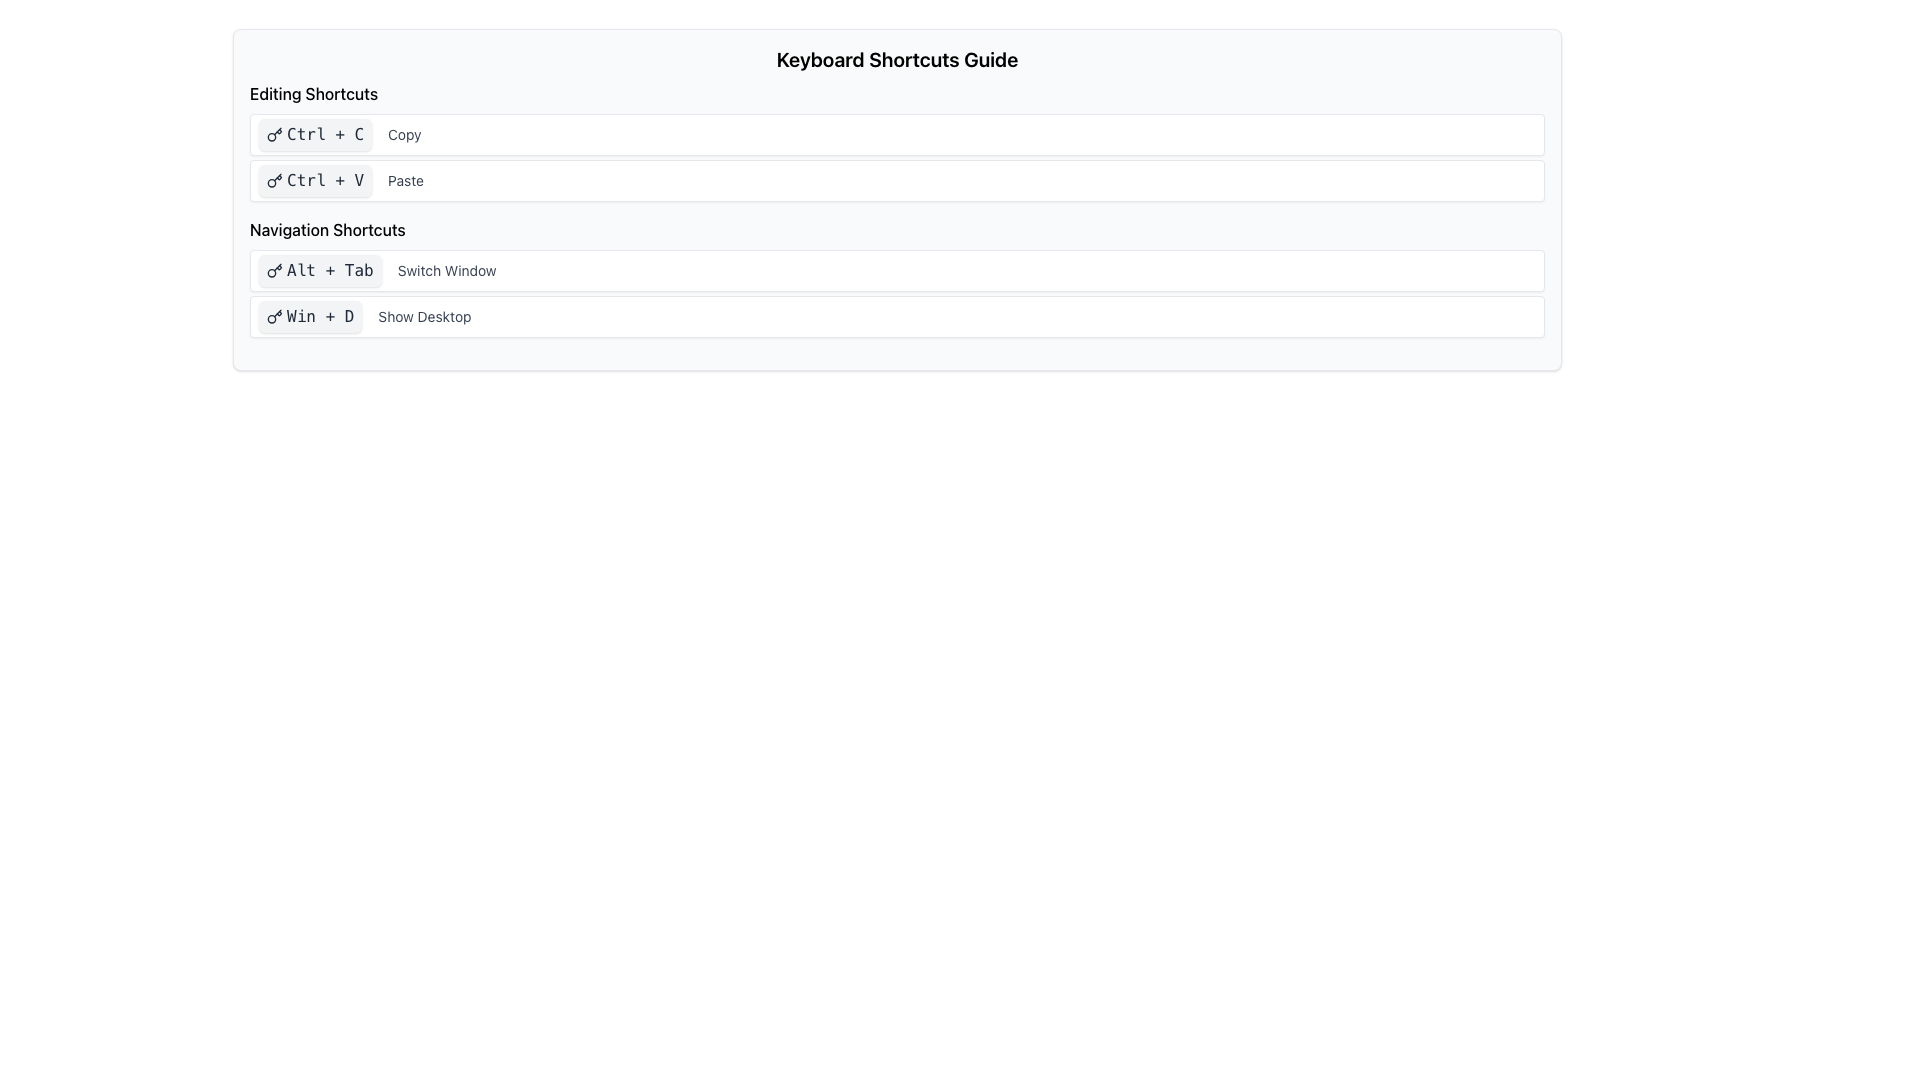  Describe the element at coordinates (327, 229) in the screenshot. I see `the text element that contains bold text reading 'Navigation Shortcuts', styled as a heading, located in the top-central part of the interface` at that location.